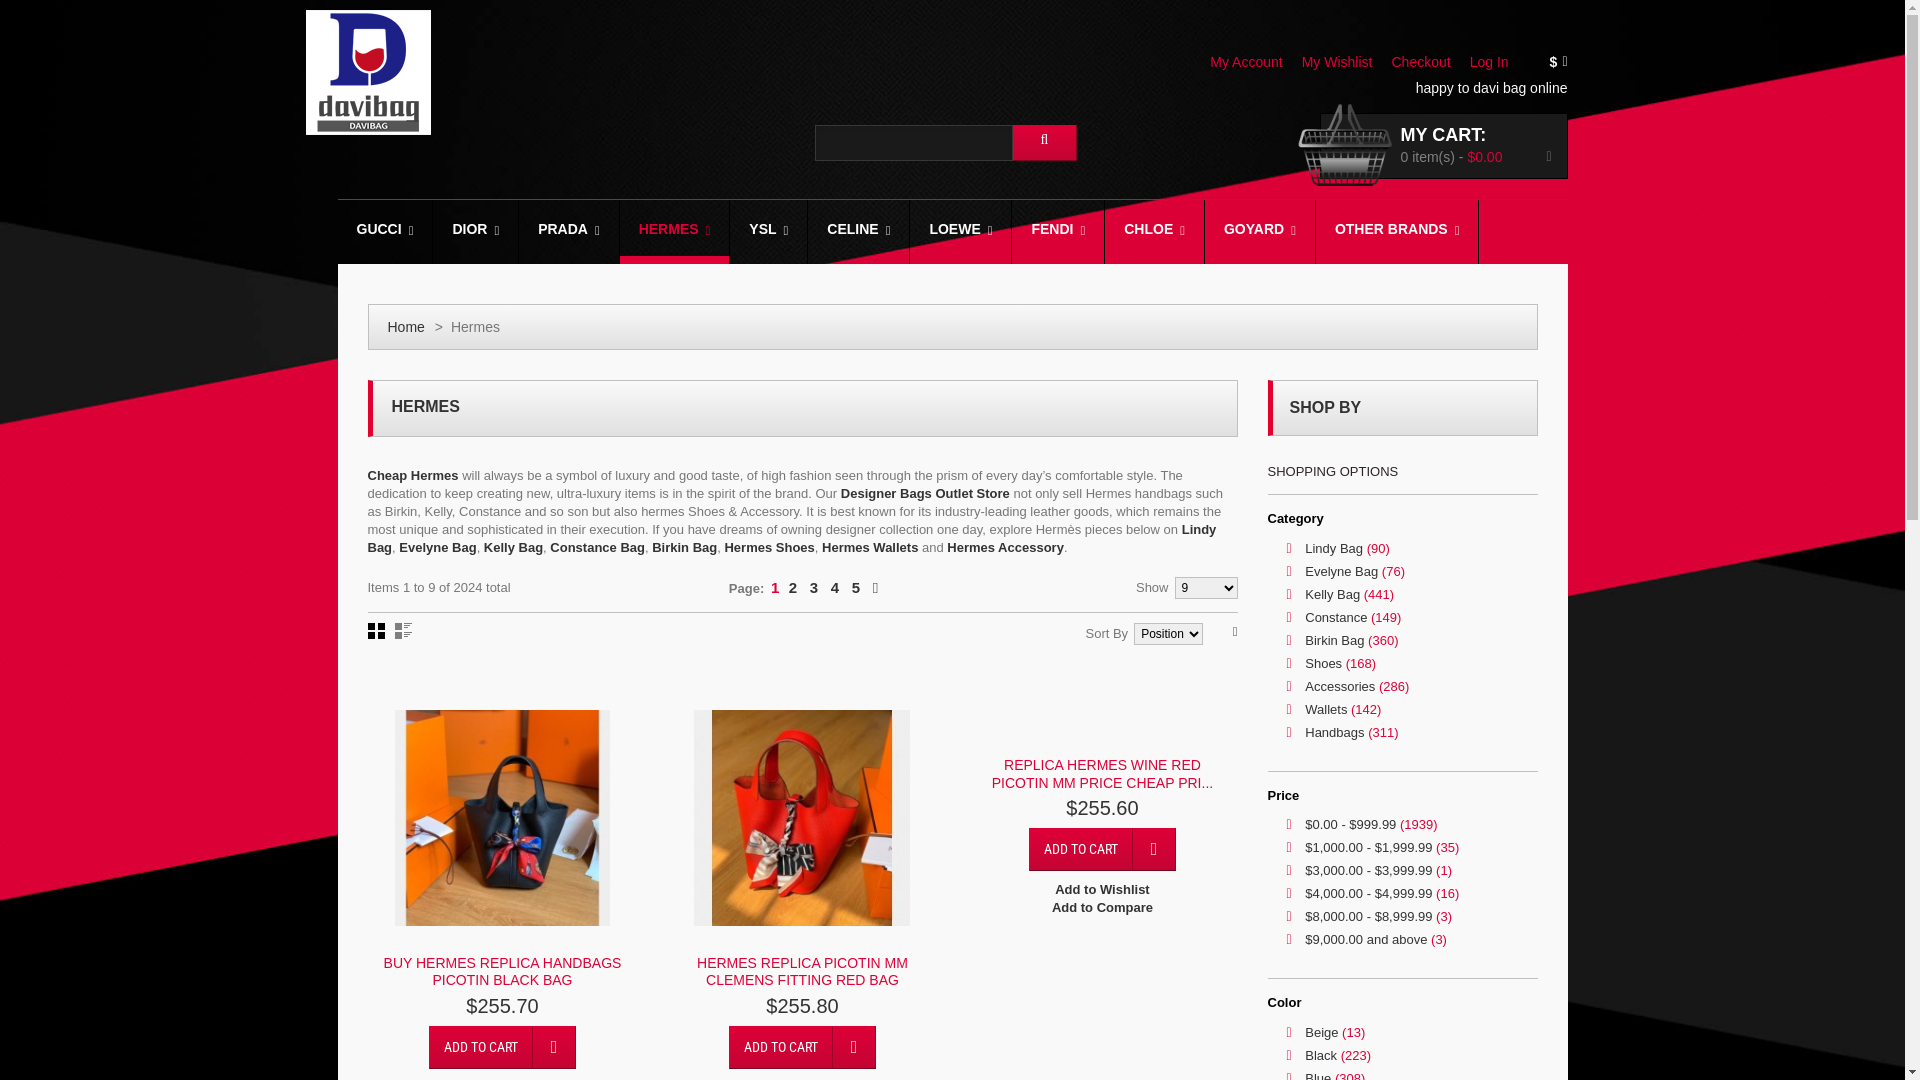  Describe the element at coordinates (675, 230) in the screenshot. I see `'HERMES'` at that location.